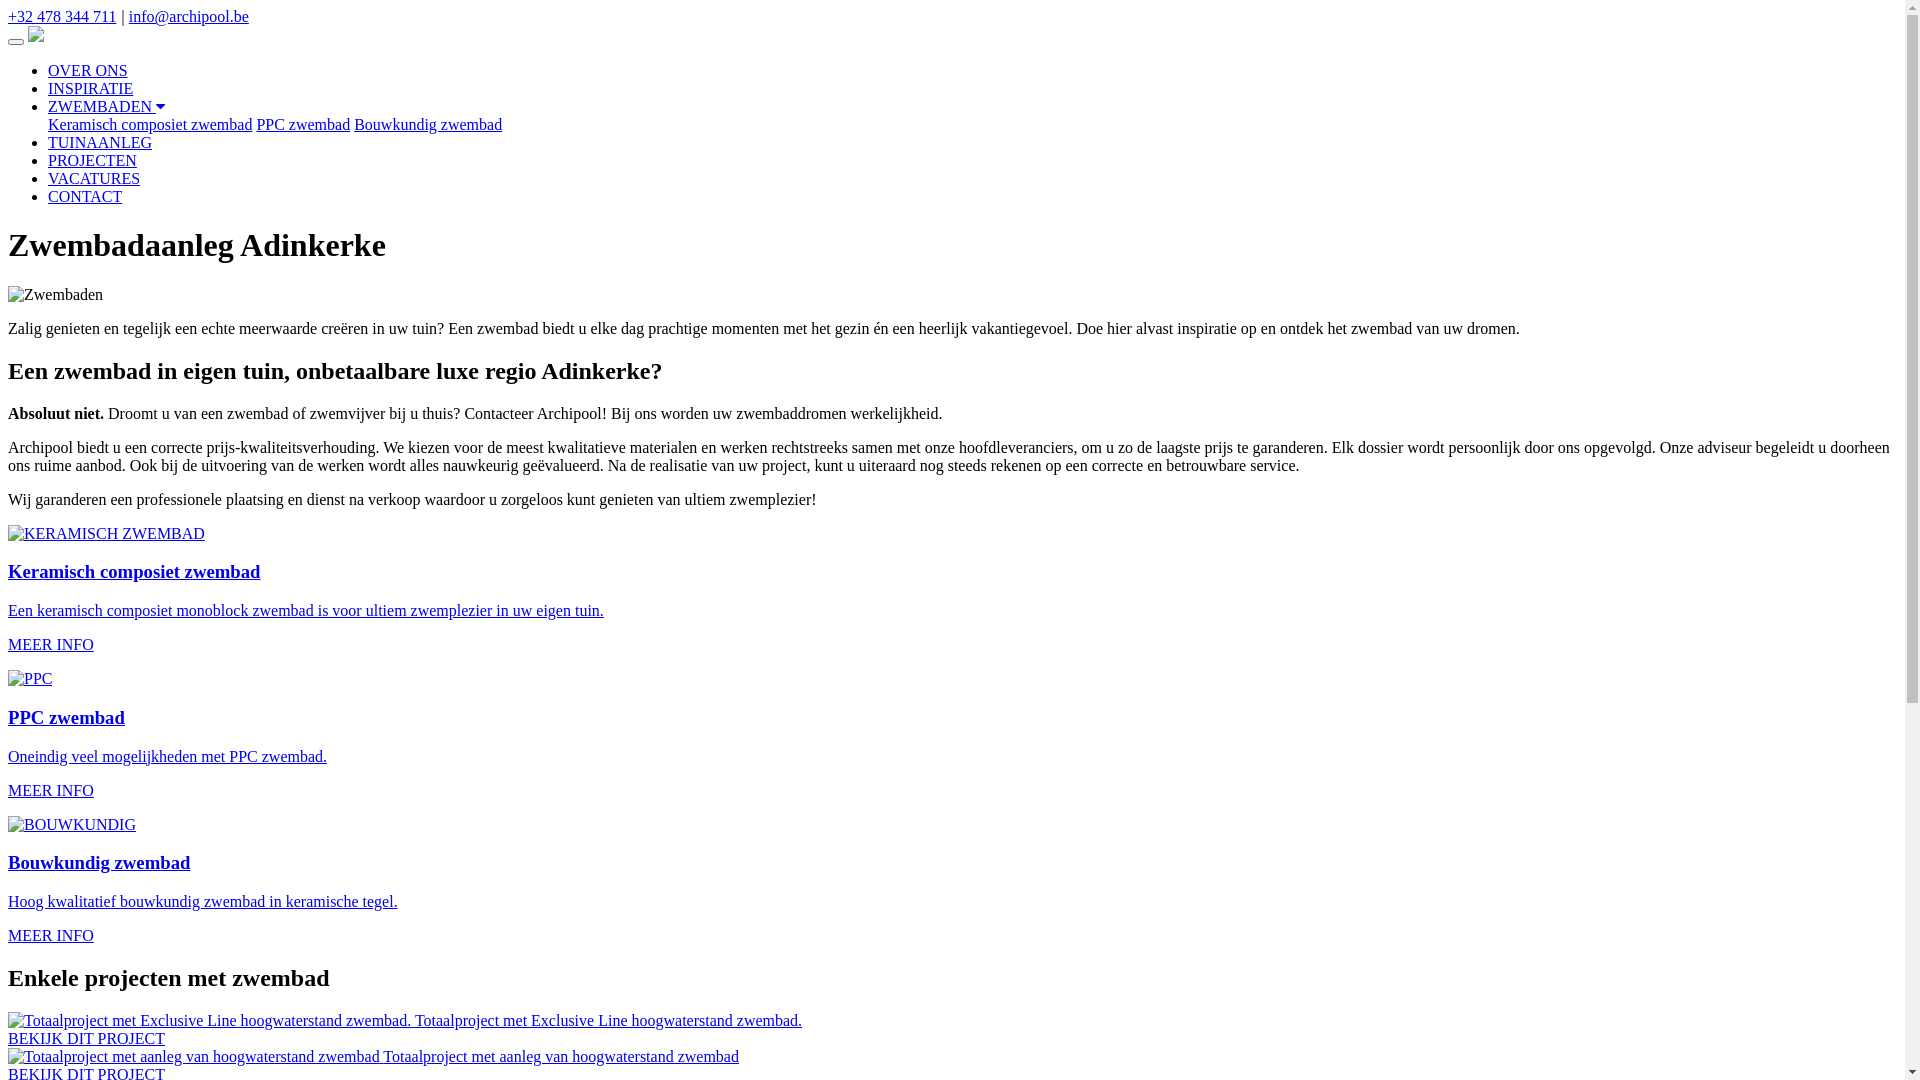 Image resolution: width=1920 pixels, height=1080 pixels. Describe the element at coordinates (62, 16) in the screenshot. I see `'+32 478 344 711'` at that location.